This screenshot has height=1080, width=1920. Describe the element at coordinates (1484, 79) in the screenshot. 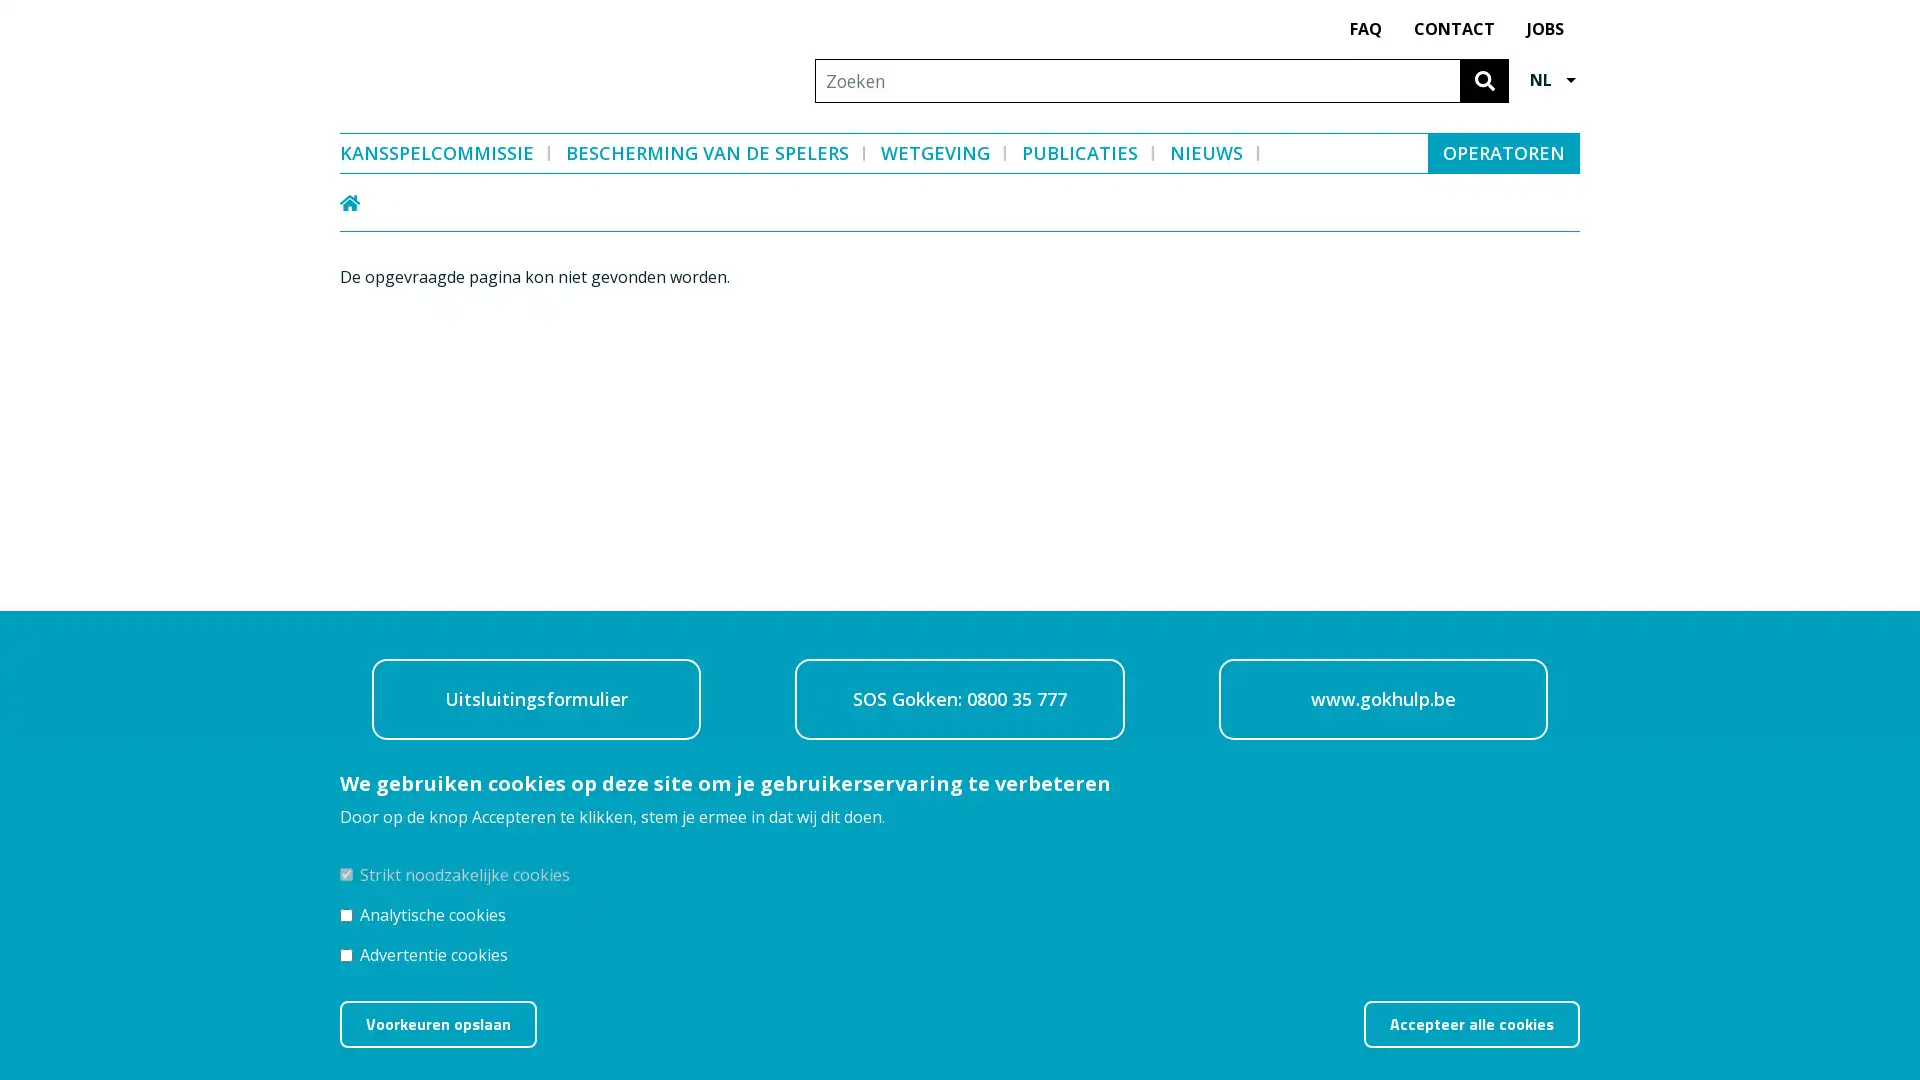

I see `Zoeken` at that location.